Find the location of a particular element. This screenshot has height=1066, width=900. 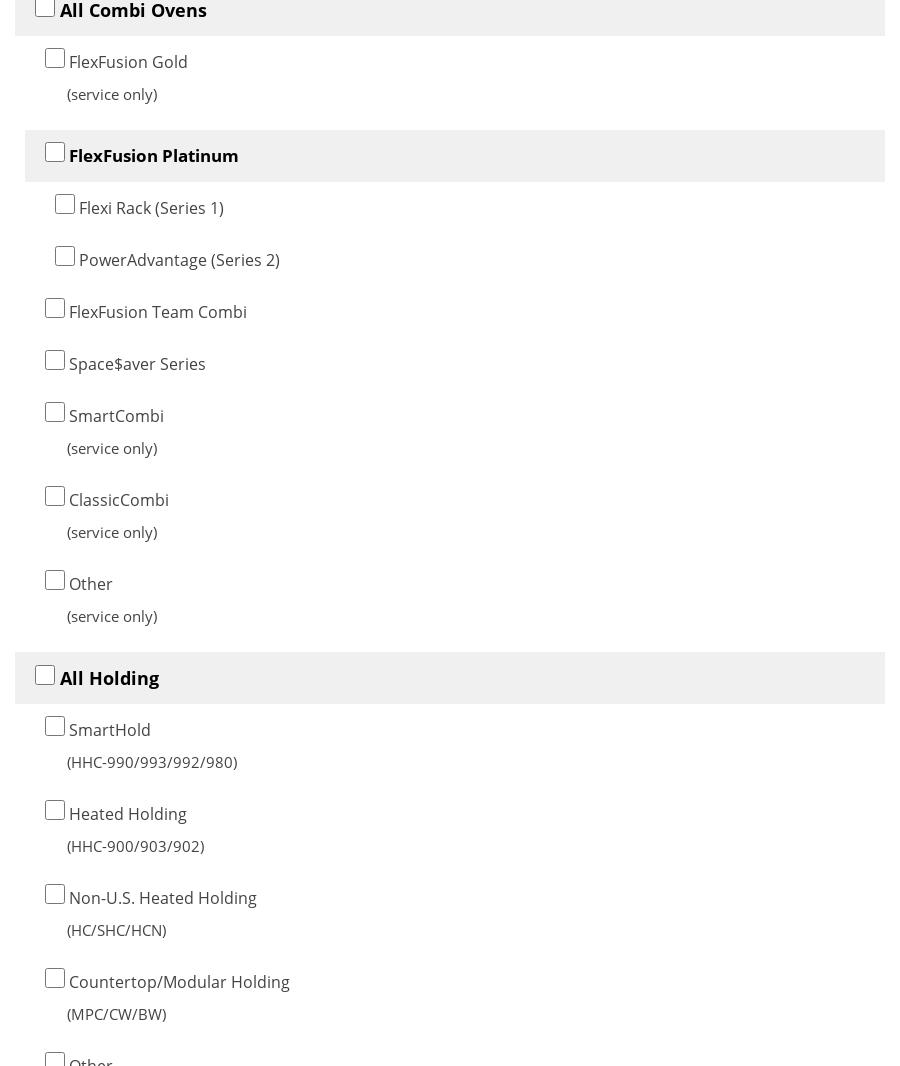

'Heated Holding' is located at coordinates (126, 813).